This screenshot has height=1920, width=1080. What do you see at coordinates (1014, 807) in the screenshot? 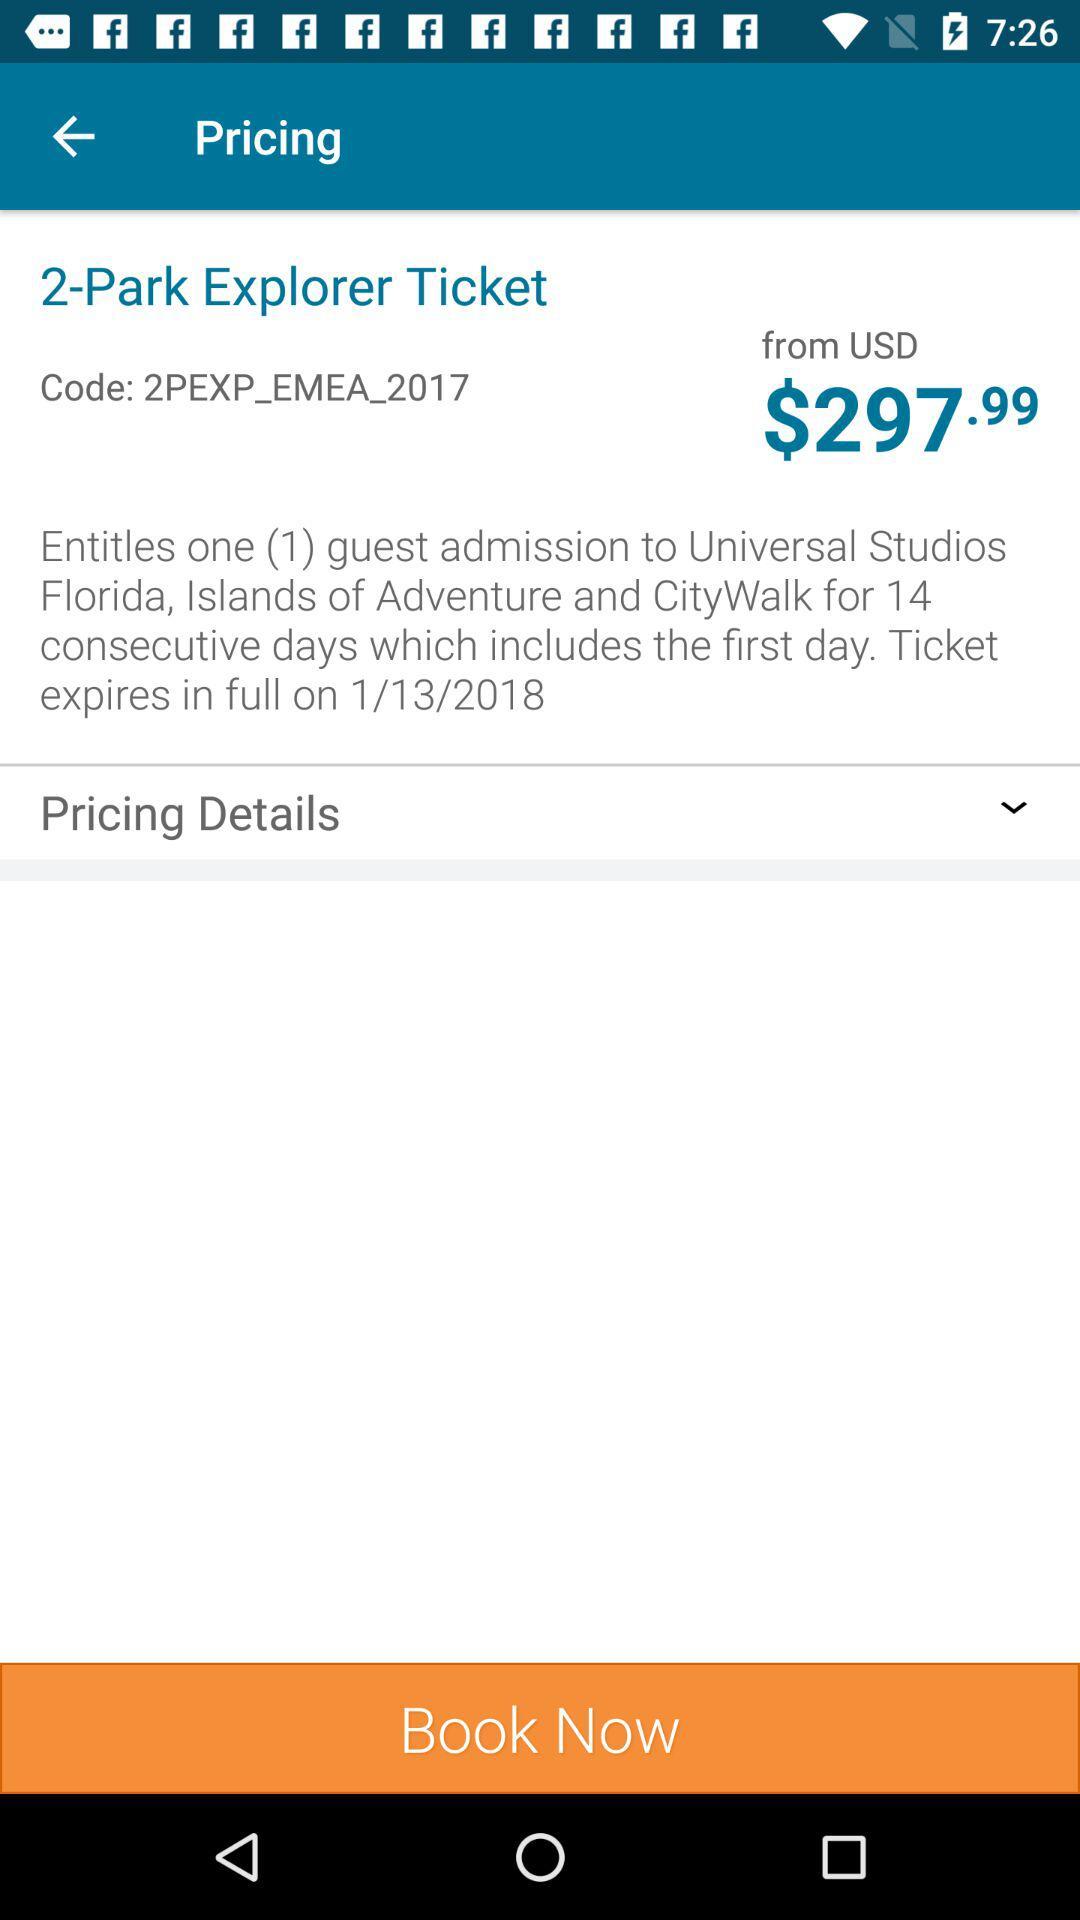
I see `icon next to the pricing details icon` at bounding box center [1014, 807].